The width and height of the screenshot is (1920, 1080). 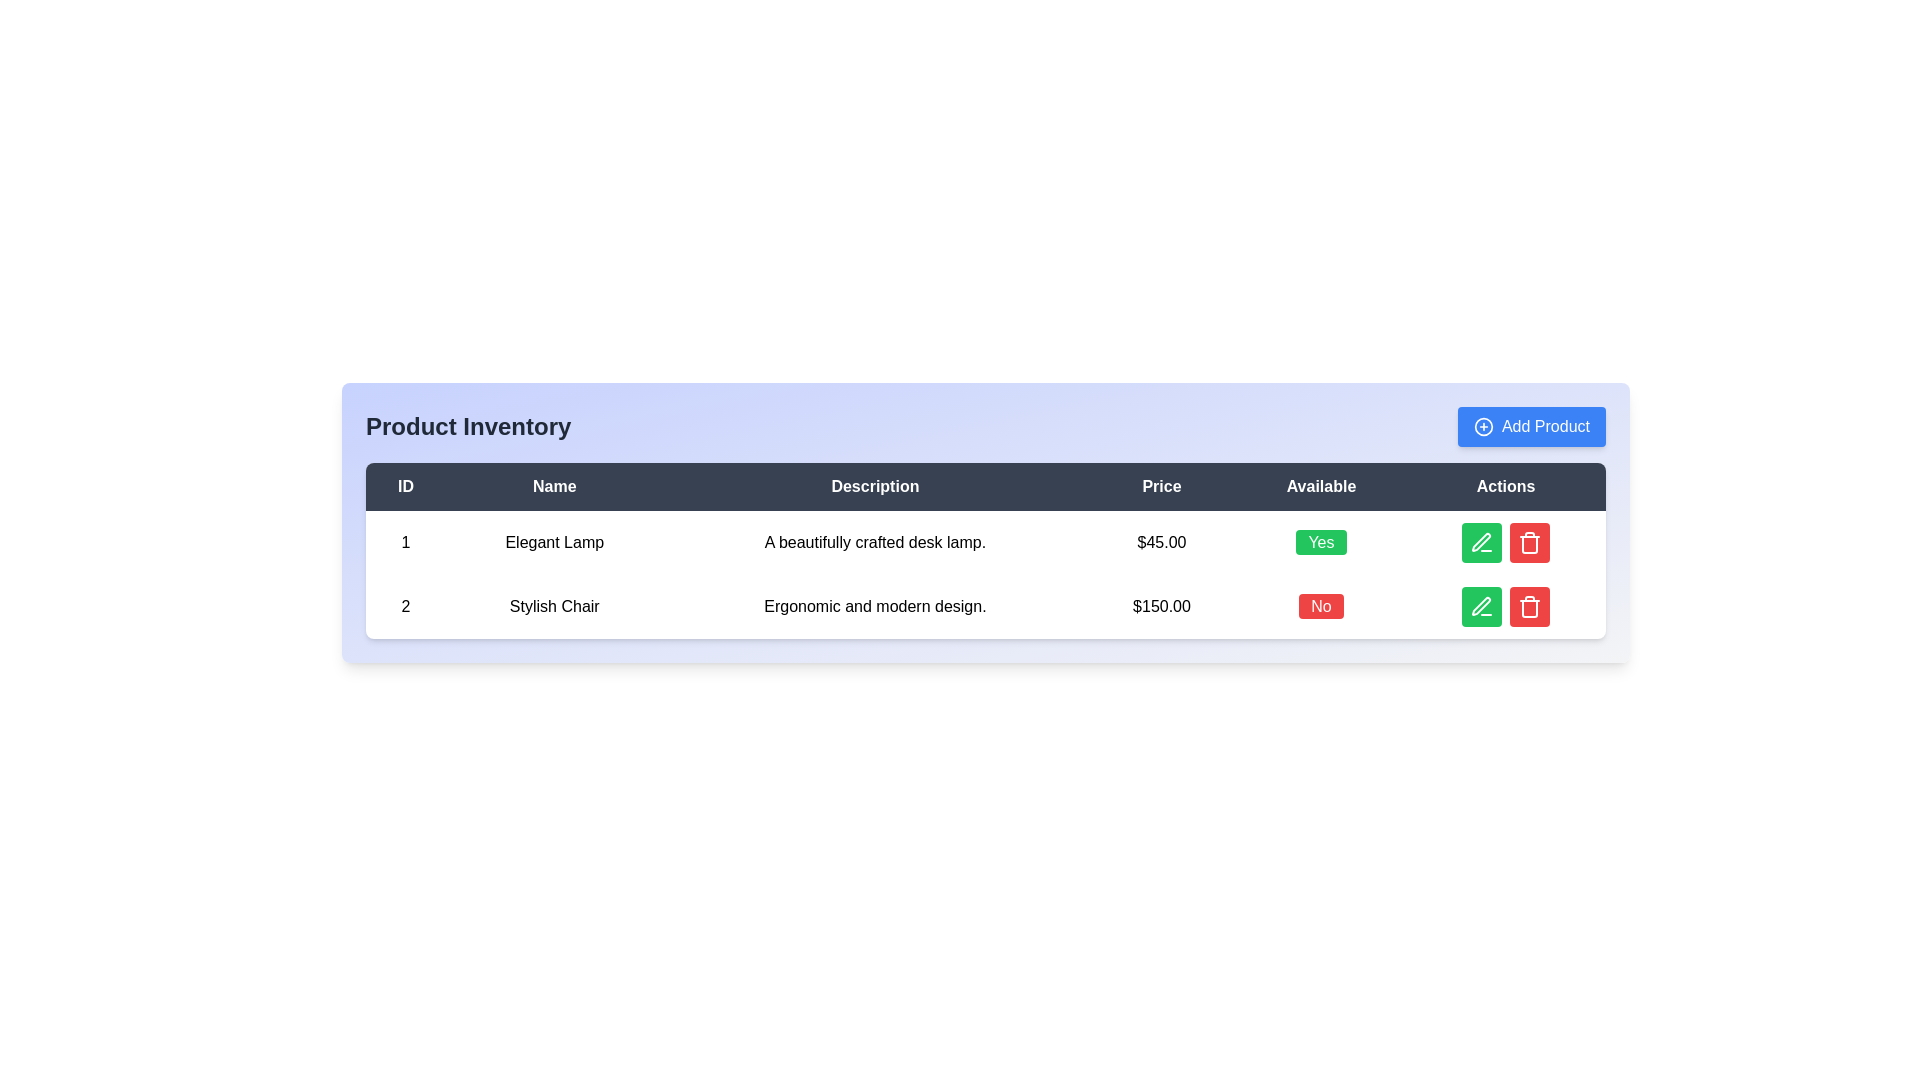 I want to click on the red button with a trash icon located in the 'Actions' column of the second row in the table for the item 'Stylish Chair', so click(x=1506, y=605).